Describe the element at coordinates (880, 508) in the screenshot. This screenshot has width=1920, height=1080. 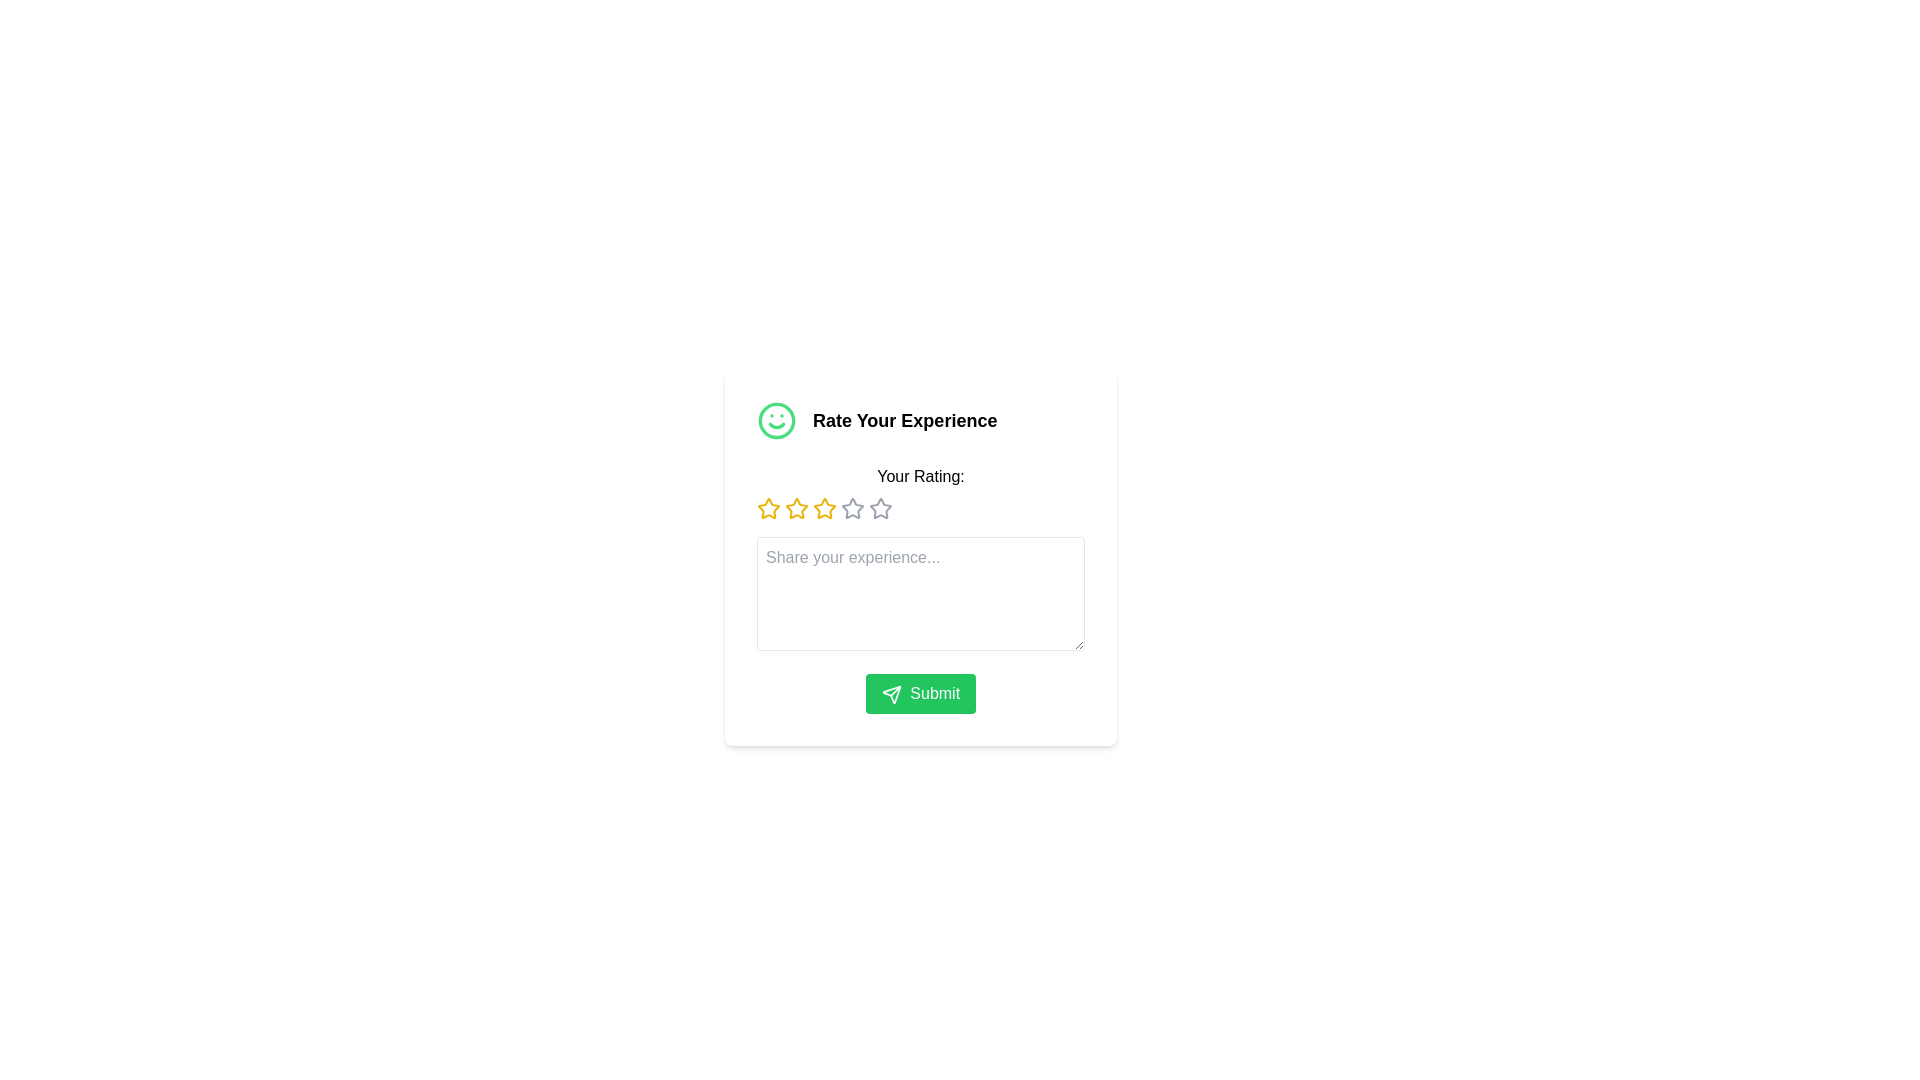
I see `the eighth star icon in the rating system` at that location.